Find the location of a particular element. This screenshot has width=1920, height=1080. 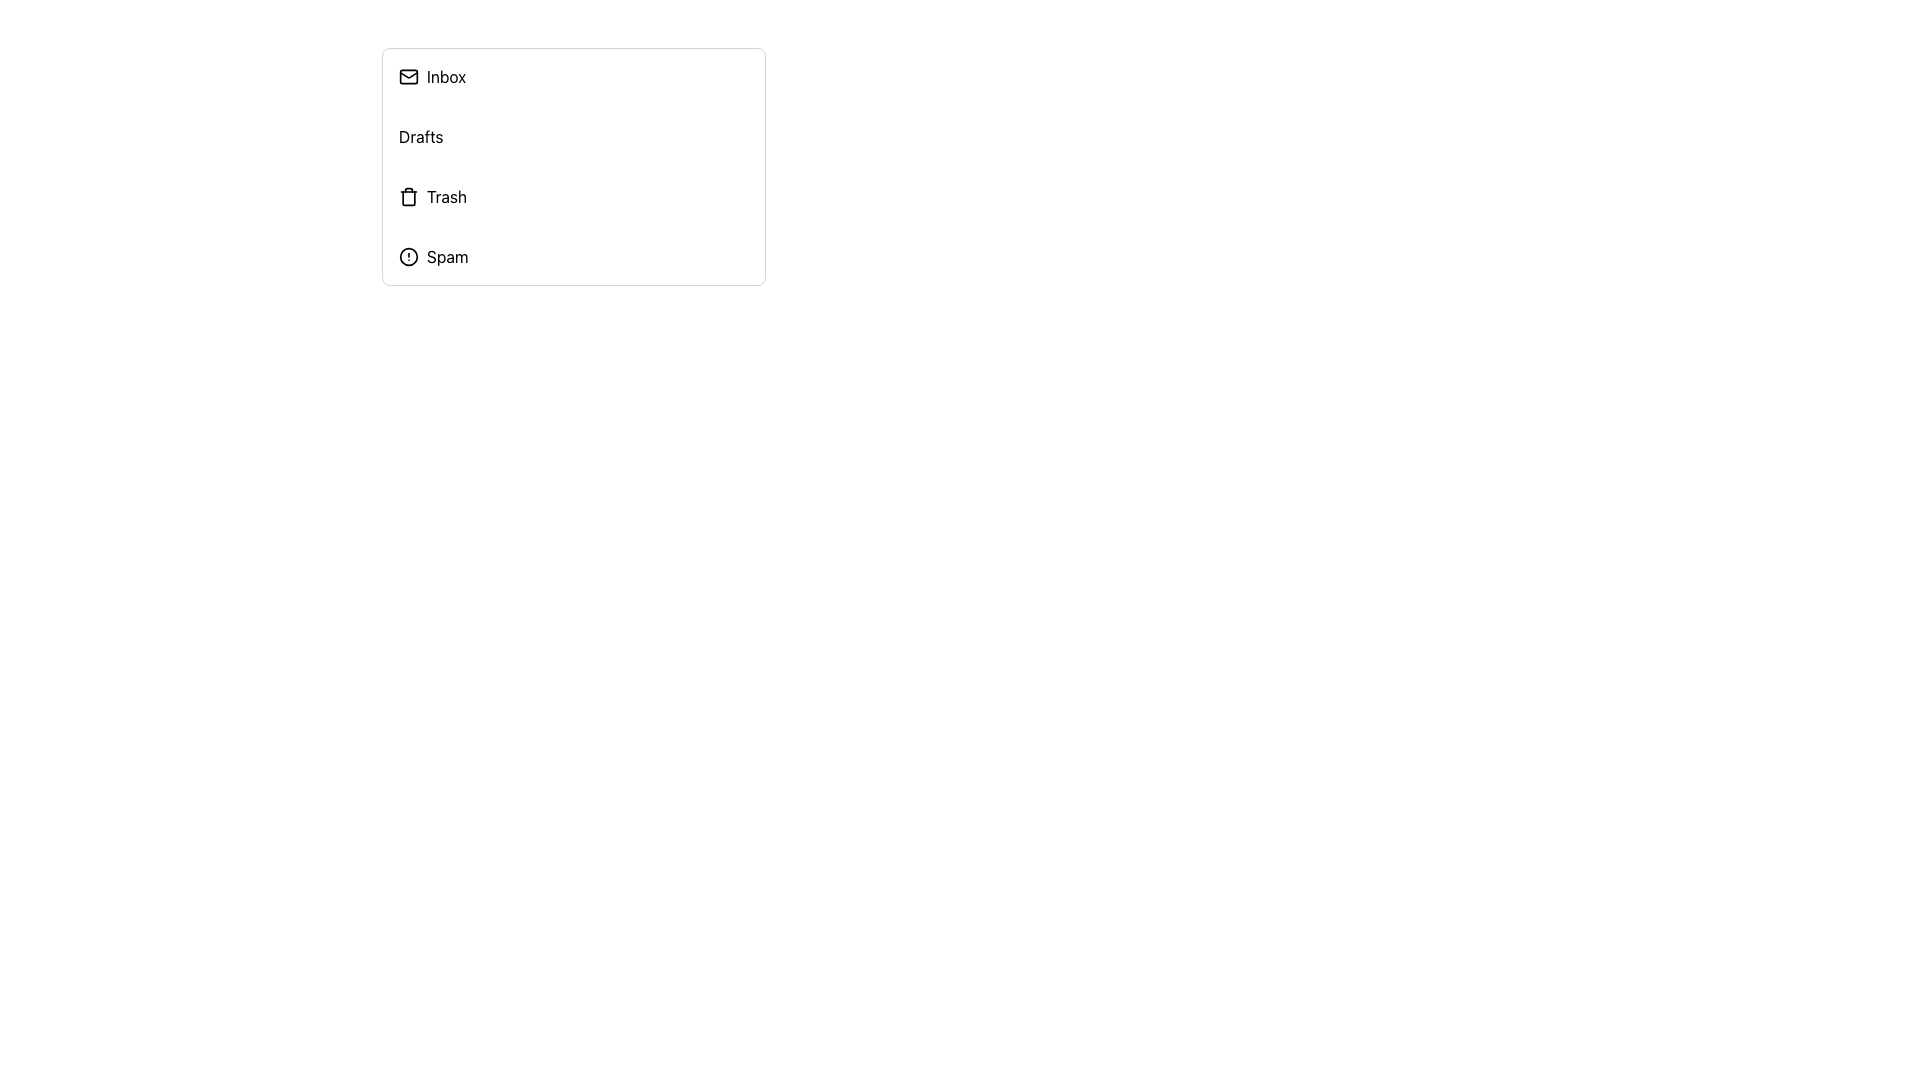

the 'Spam' text label in the sidebar is located at coordinates (446, 256).